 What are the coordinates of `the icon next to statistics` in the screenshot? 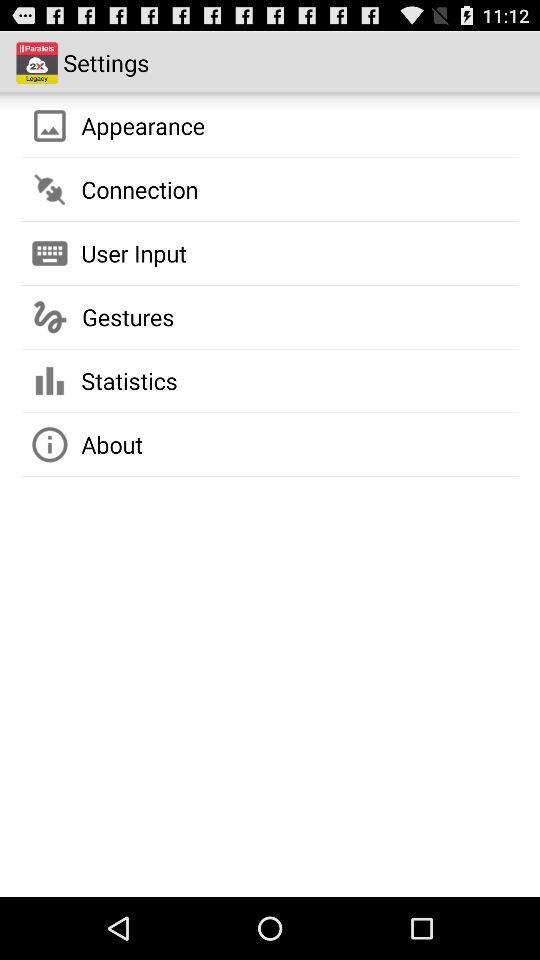 It's located at (50, 380).